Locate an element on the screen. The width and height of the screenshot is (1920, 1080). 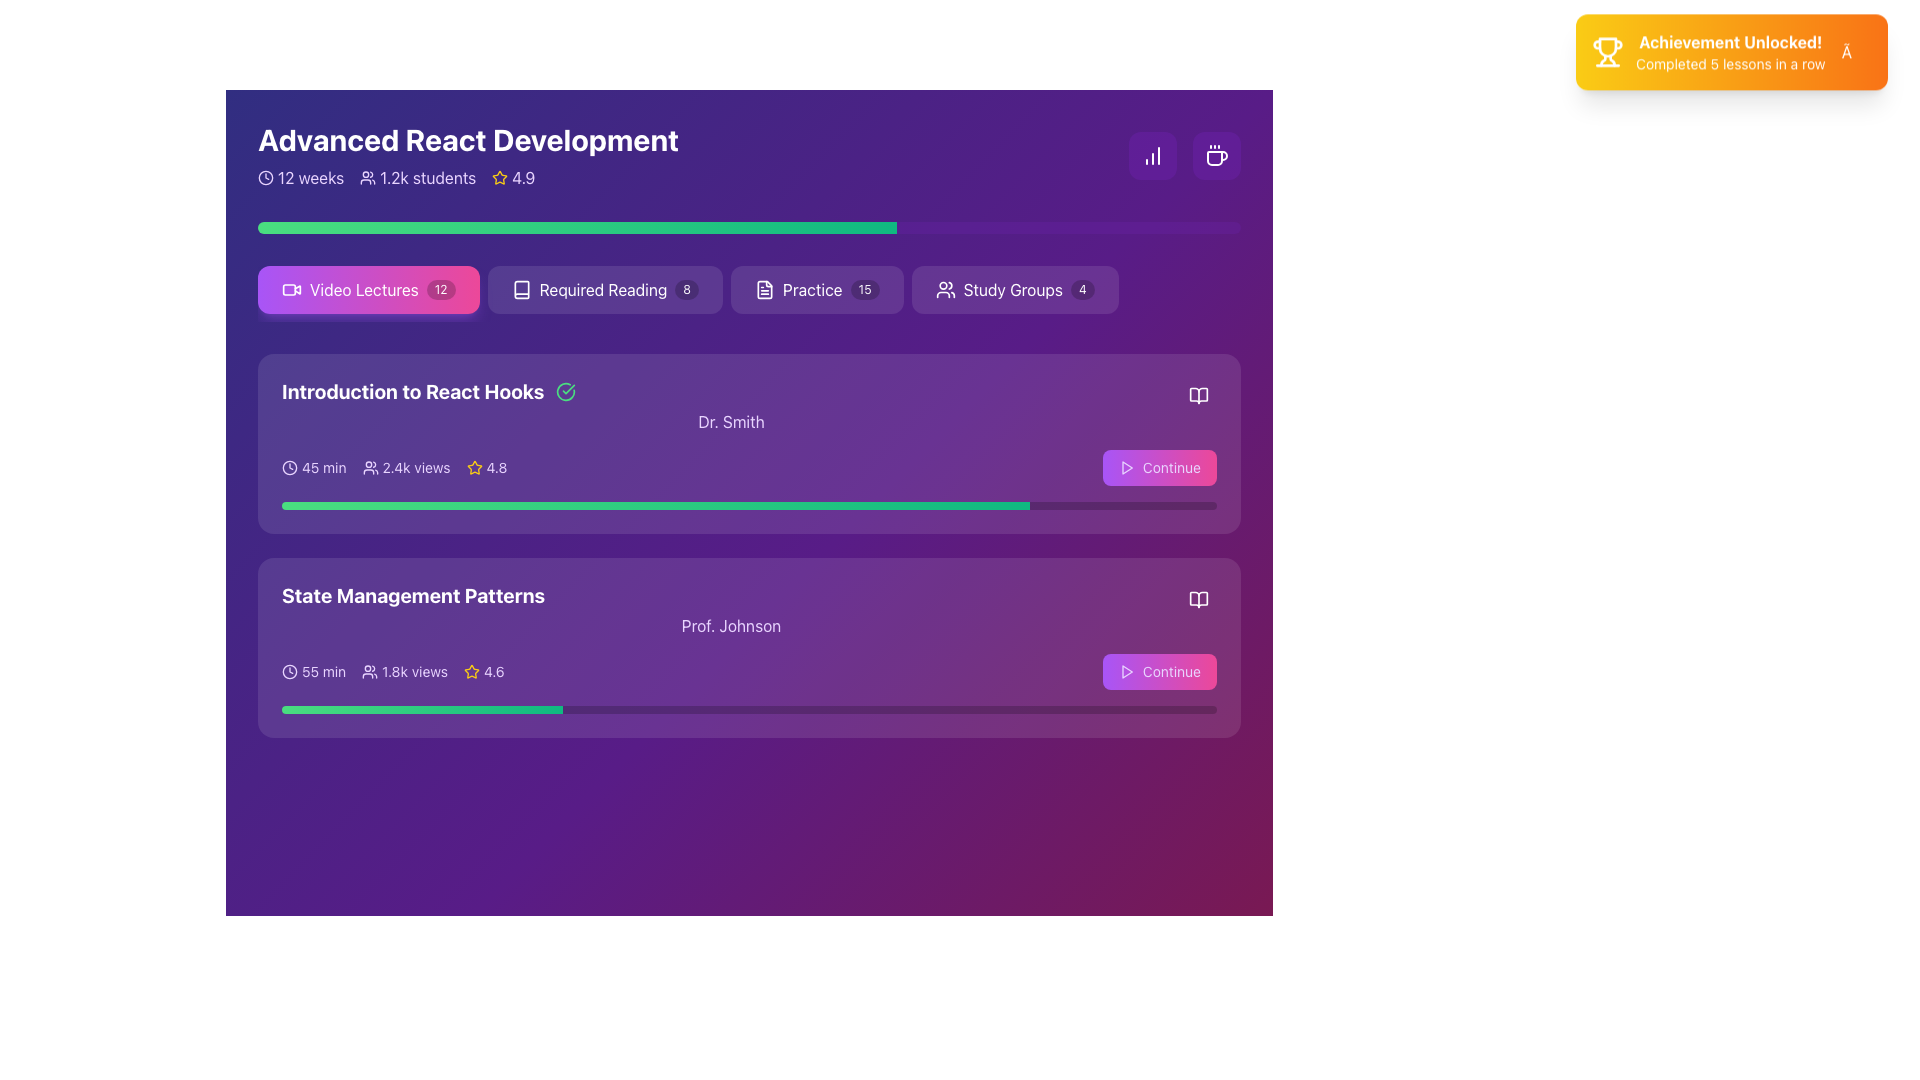
the play icon located in the lower-right corner of the 'Introduction to React Hooks' section, which is part of the pinkish 'Continue' button is located at coordinates (1127, 671).